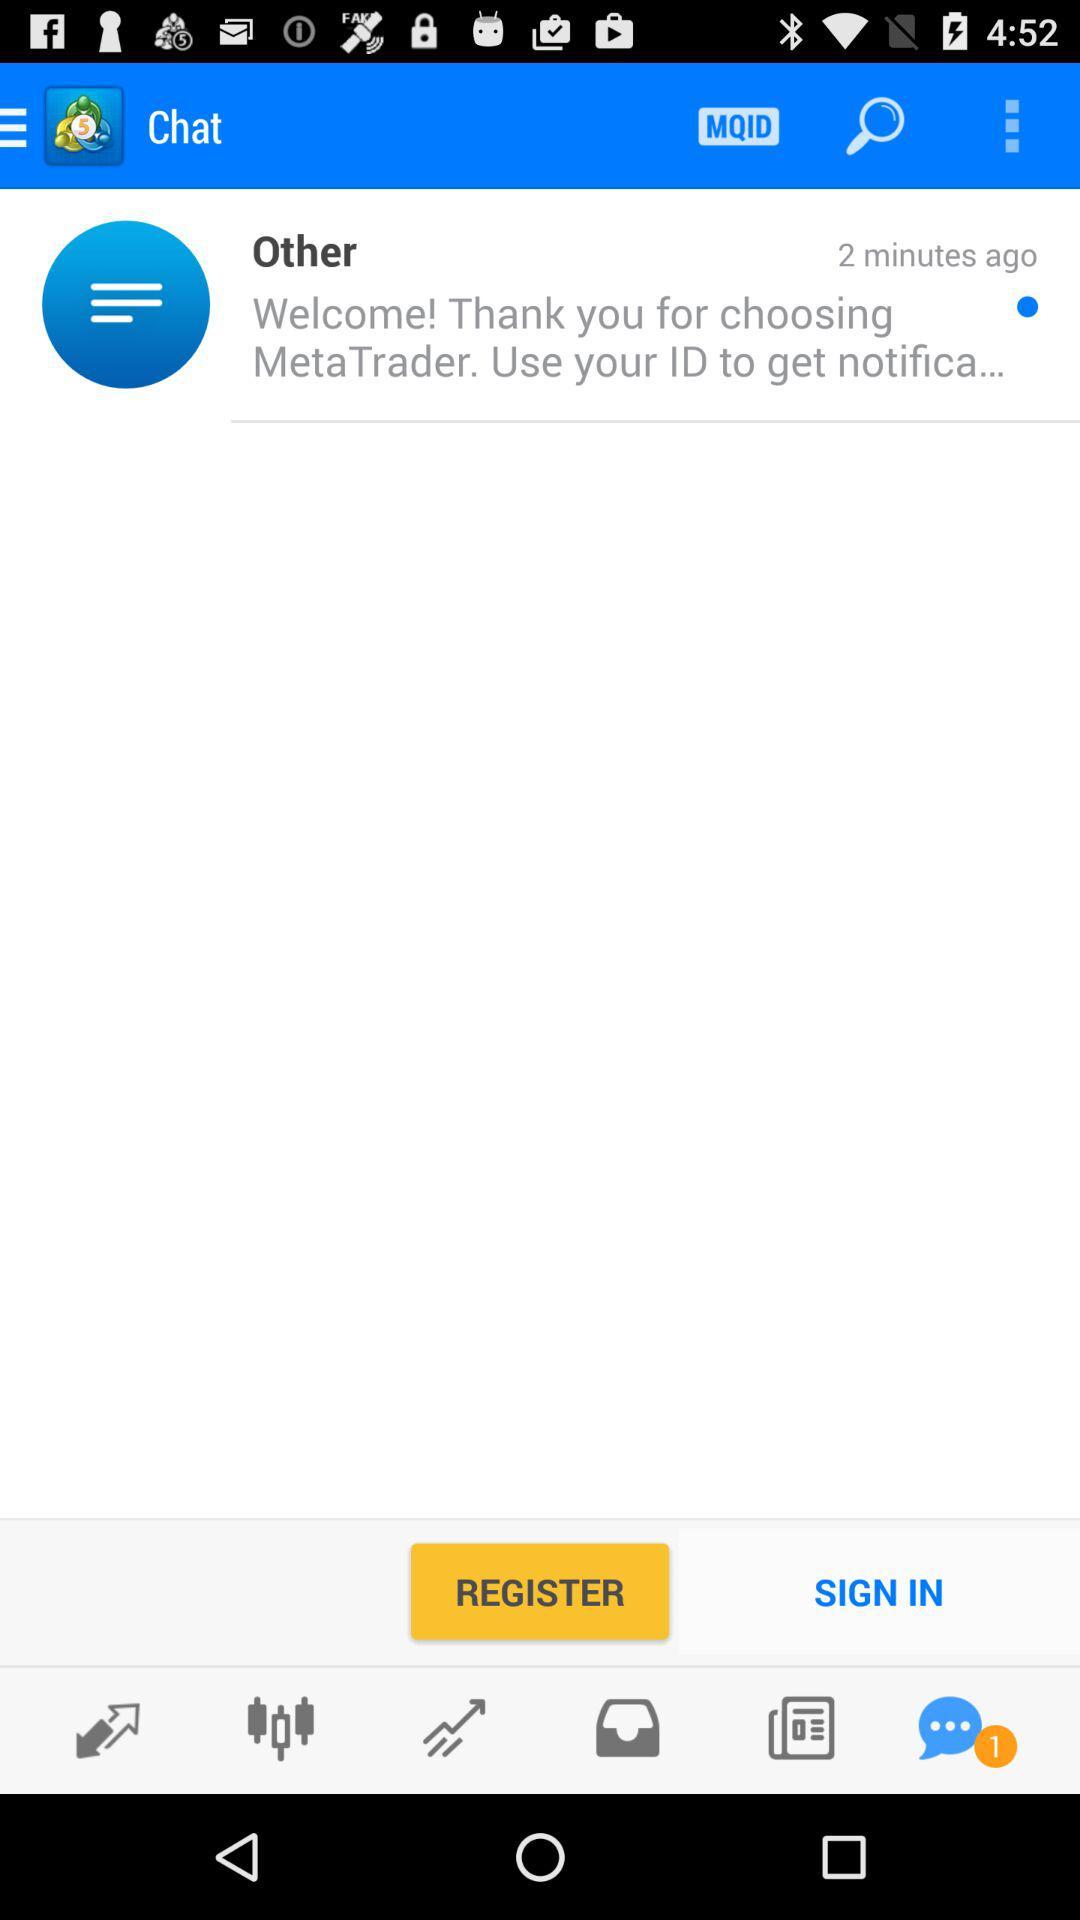  Describe the element at coordinates (1027, 305) in the screenshot. I see `item to the right of the welcome thank you item` at that location.